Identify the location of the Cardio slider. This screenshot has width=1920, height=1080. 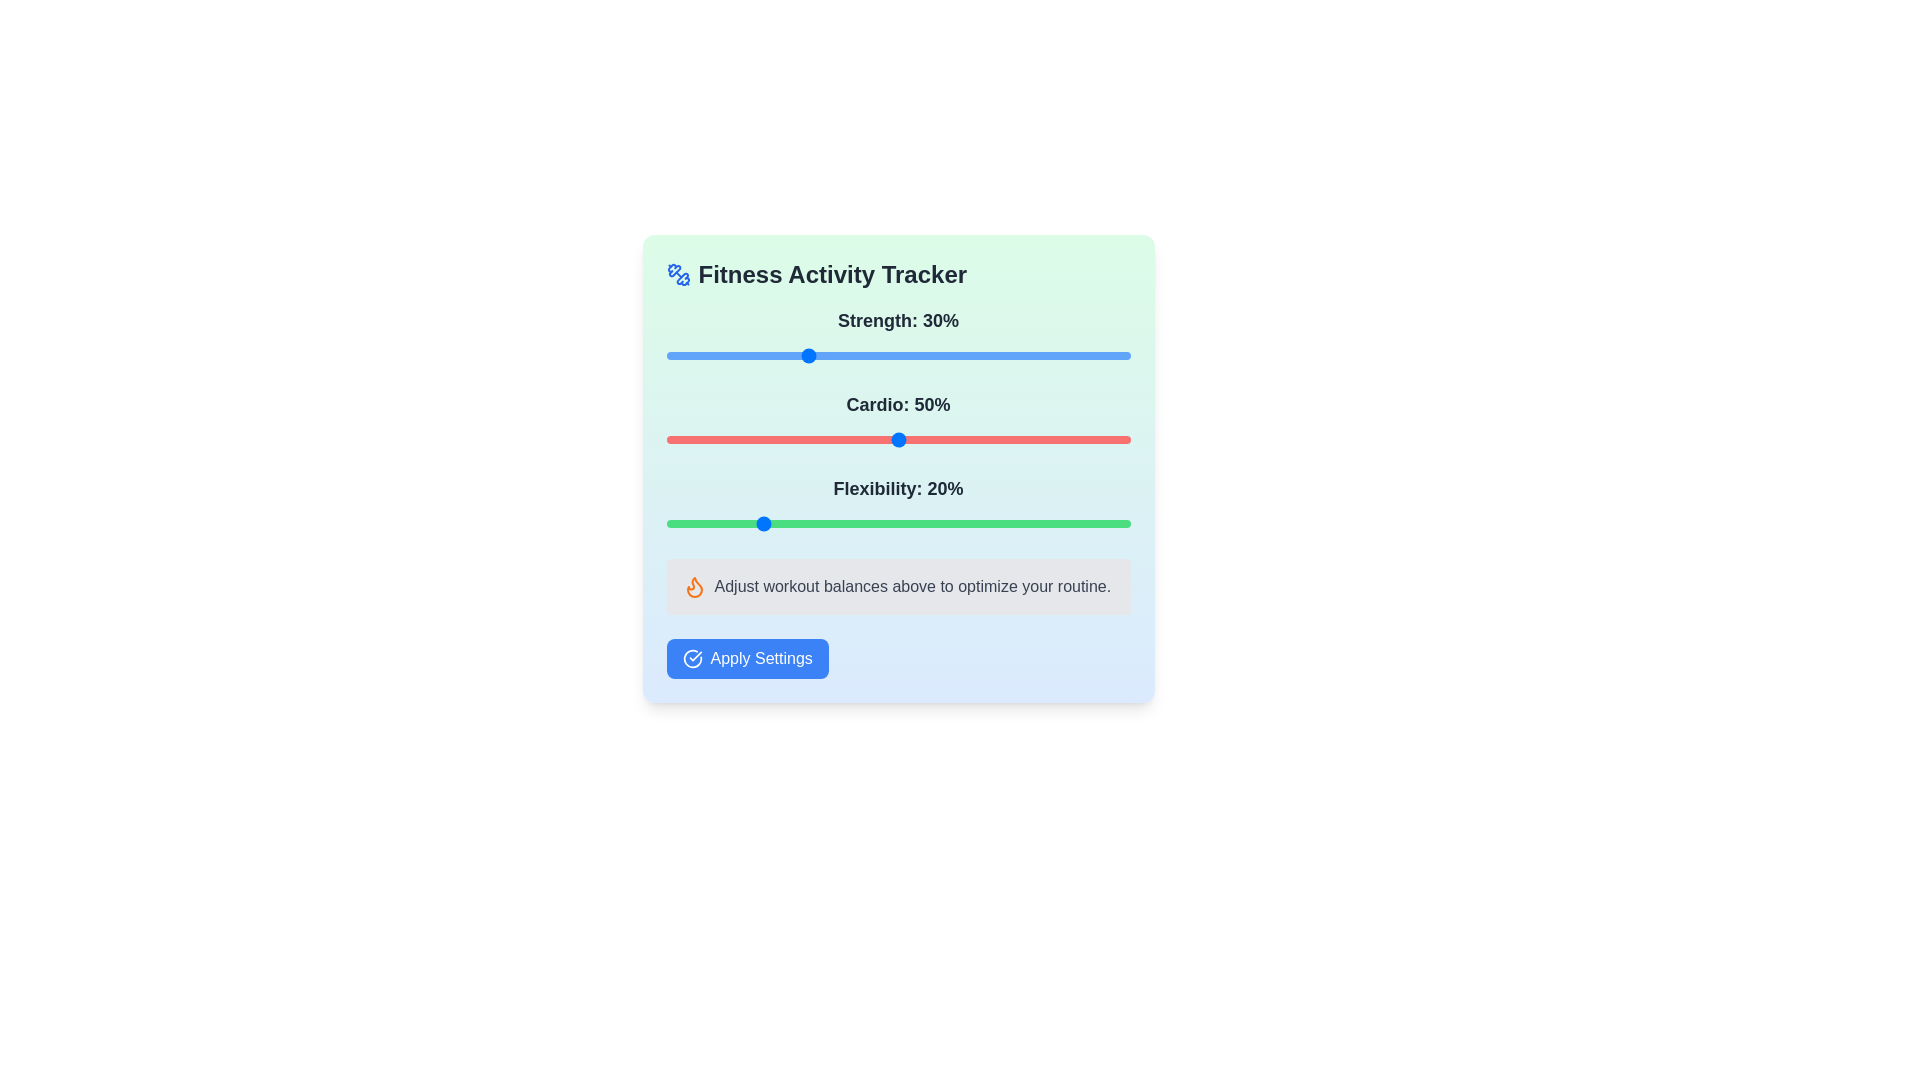
(824, 438).